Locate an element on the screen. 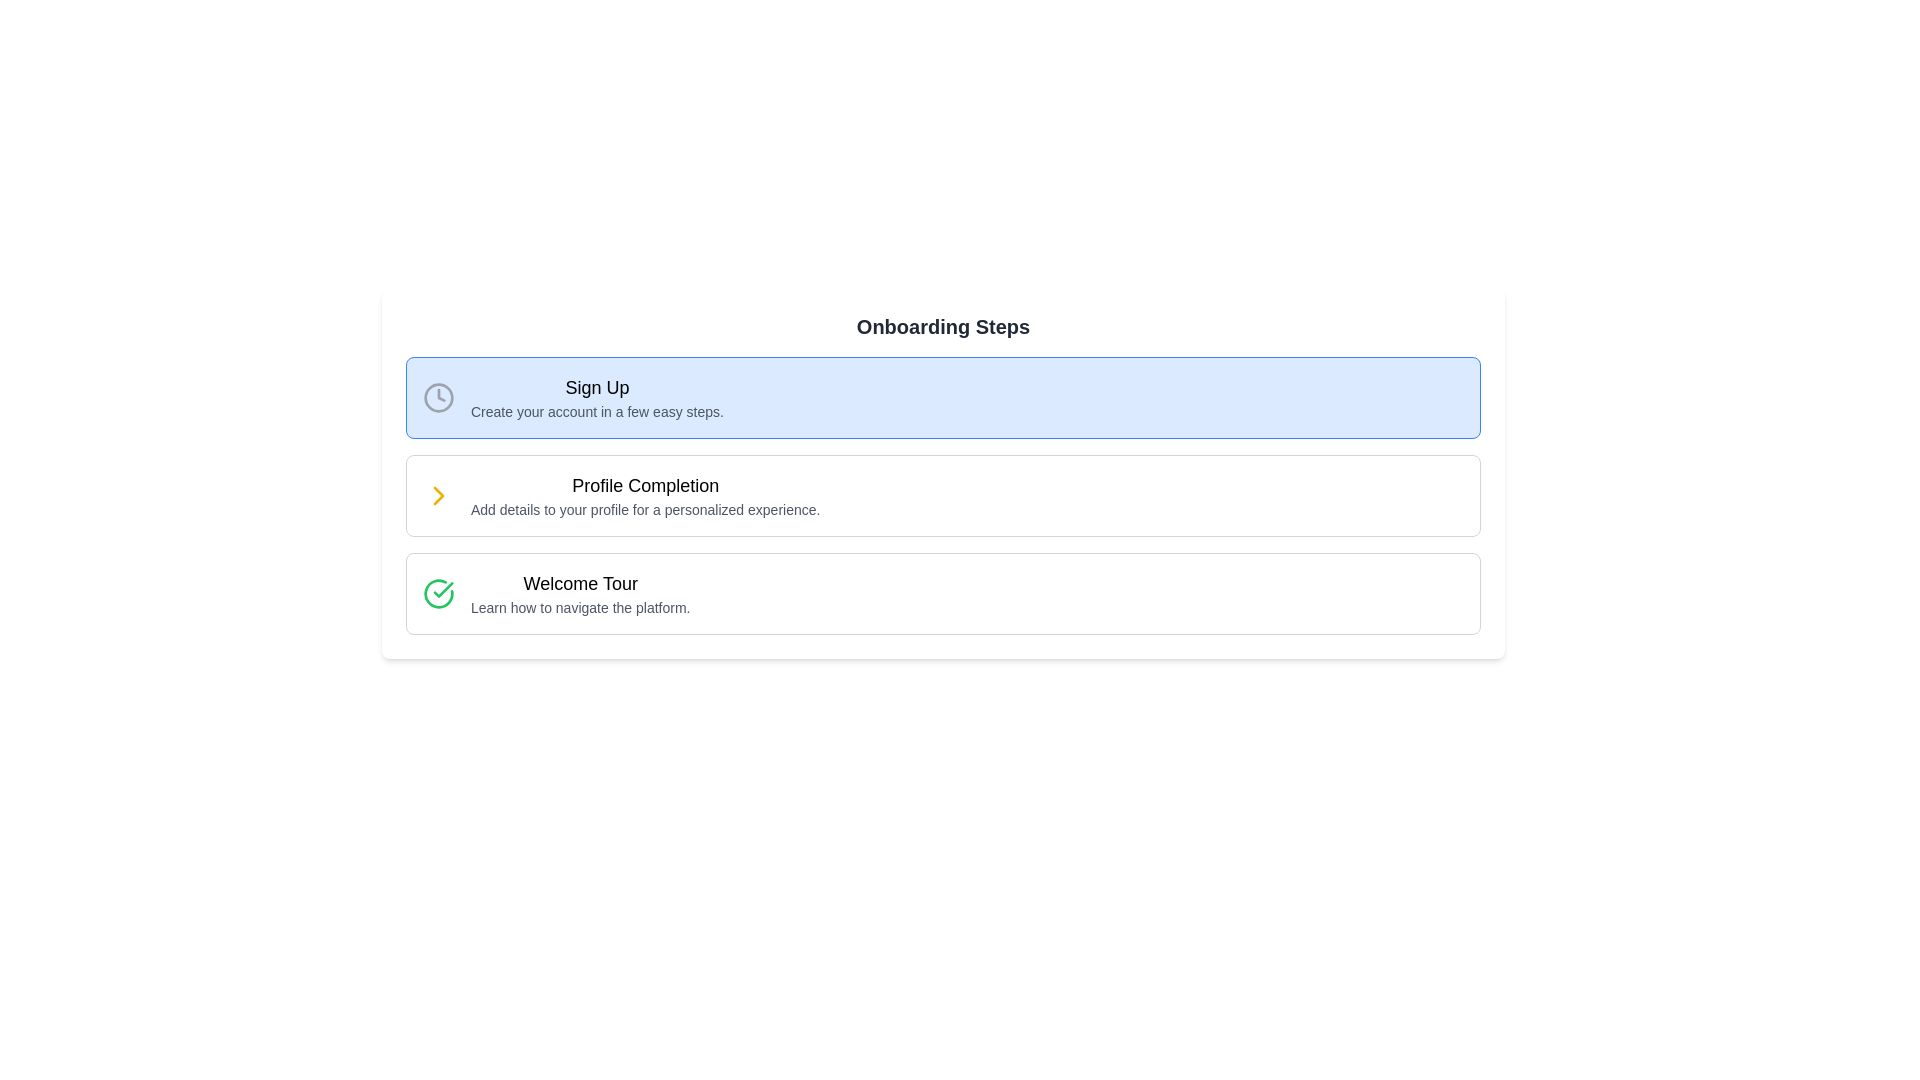  the 'Sign Up' text block with a blue background that contains the text 'Sign Up' and 'Create your account in a few easy steps.' is located at coordinates (596, 397).